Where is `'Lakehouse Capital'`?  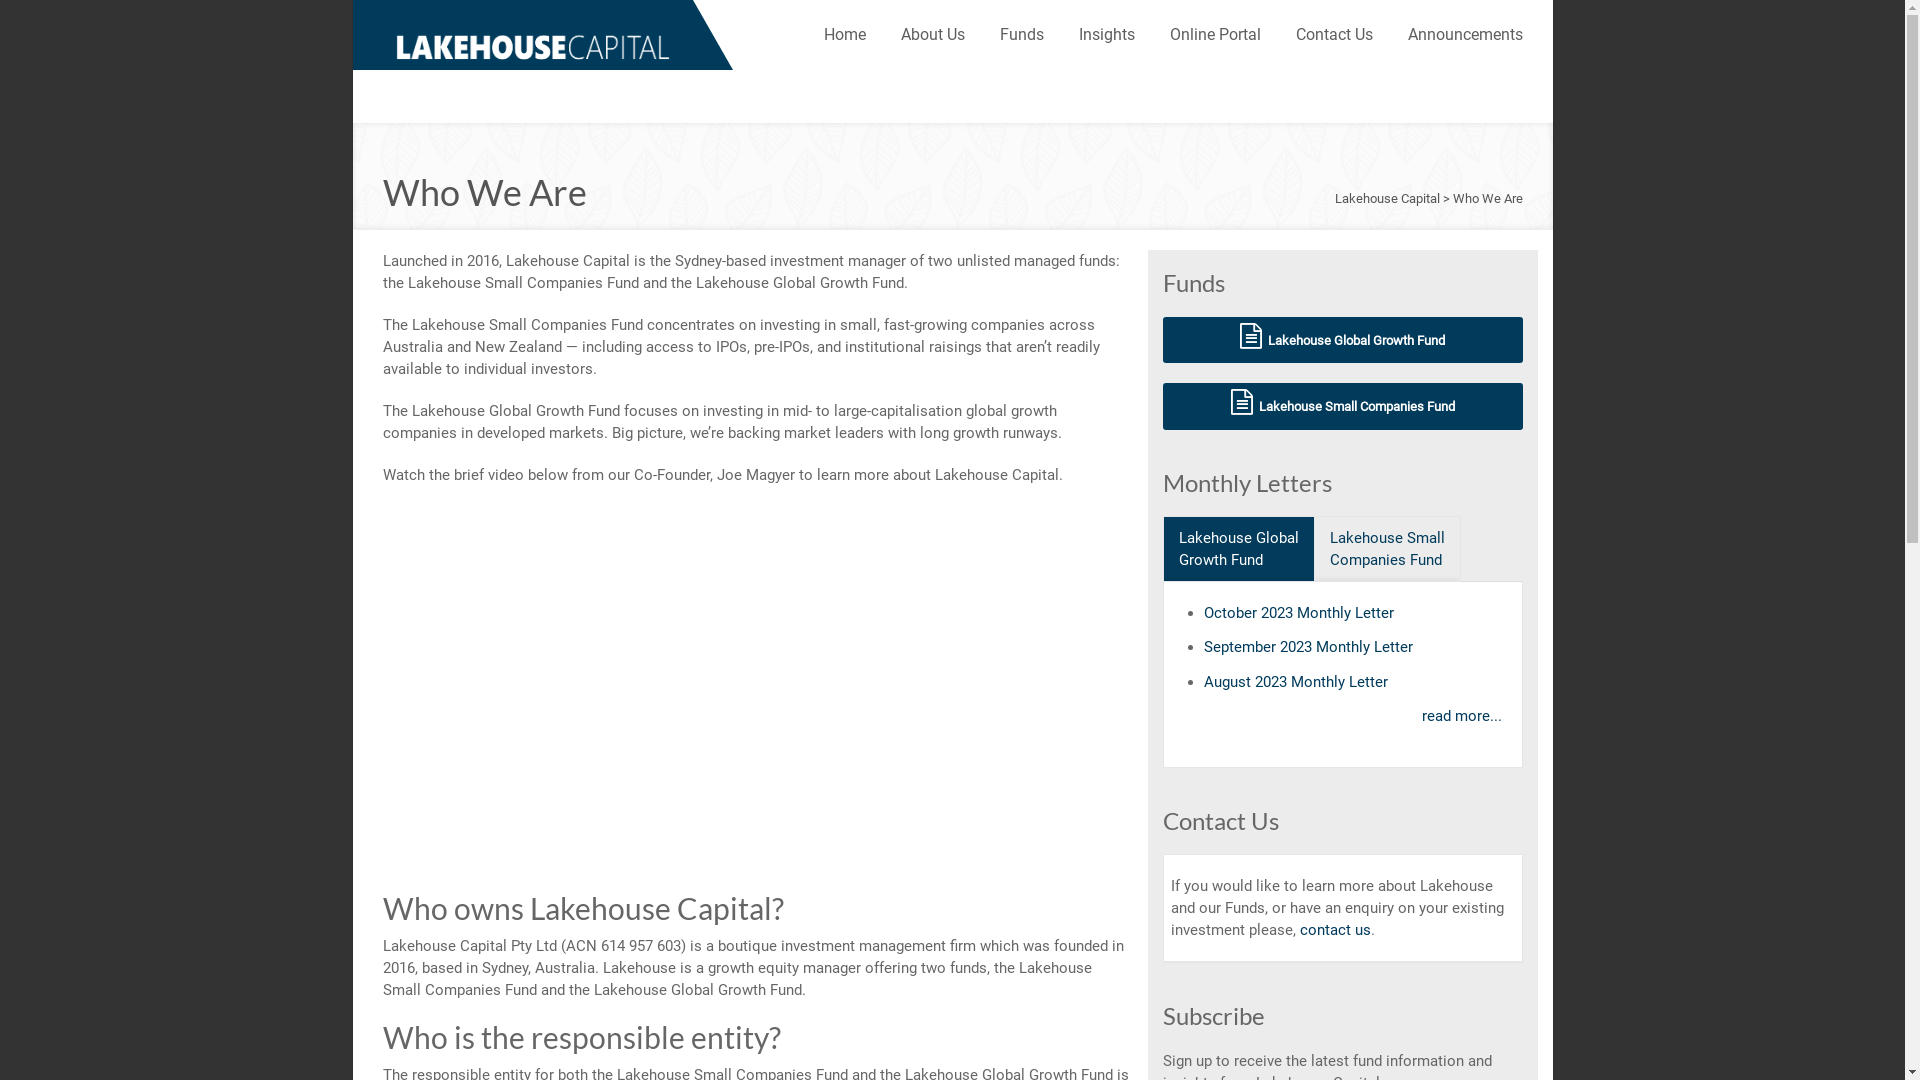
'Lakehouse Capital' is located at coordinates (532, 45).